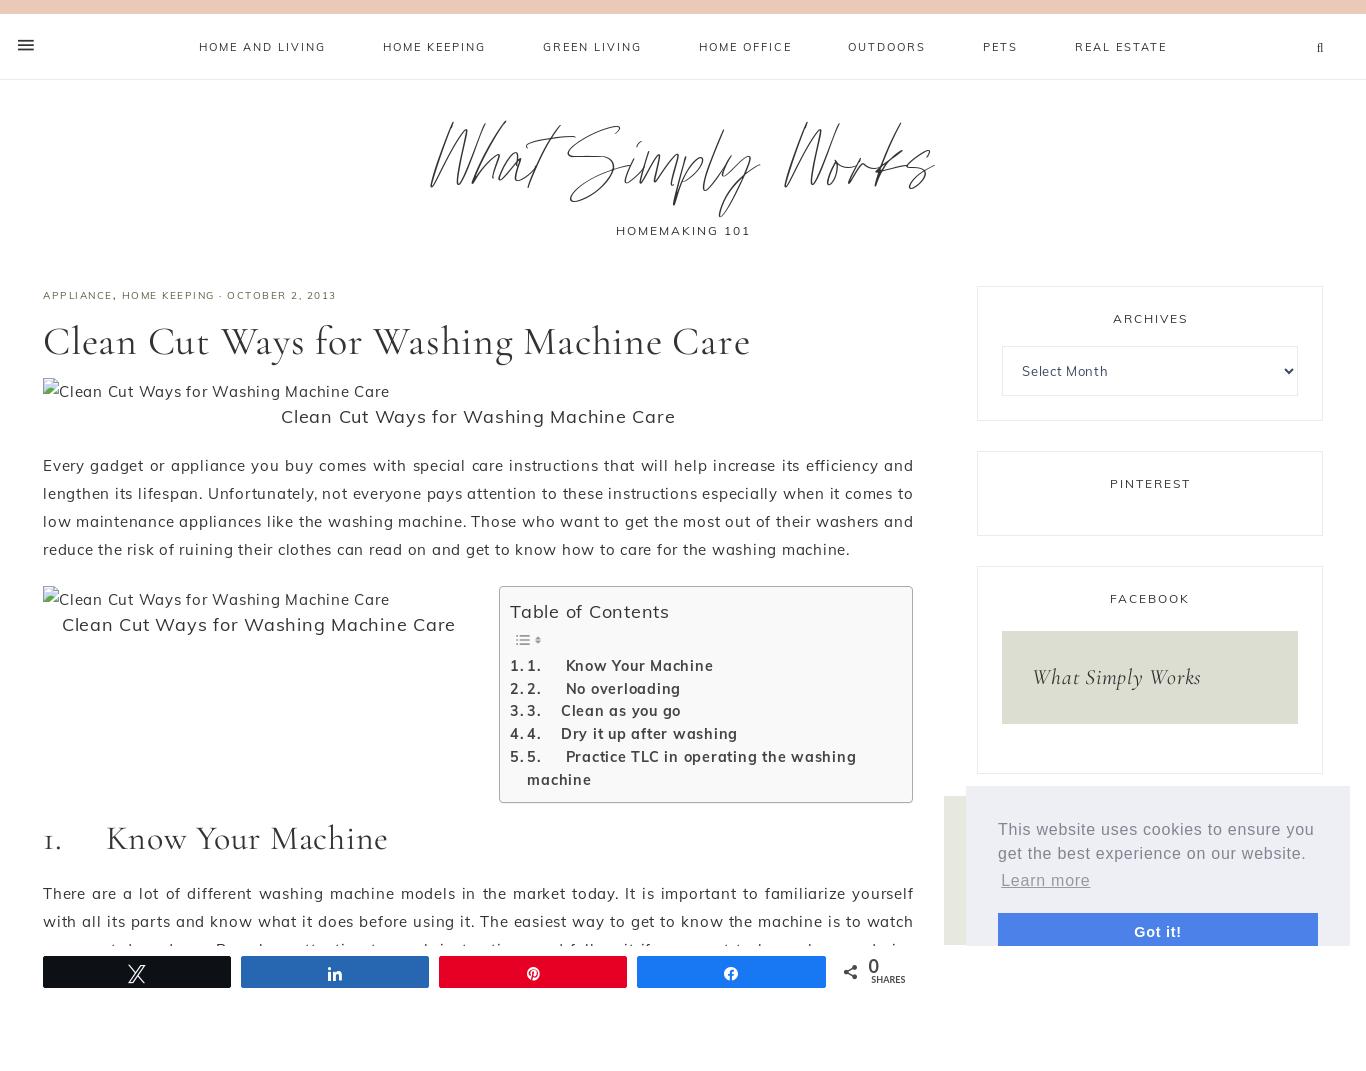  Describe the element at coordinates (1156, 840) in the screenshot. I see `'This website uses cookies to ensure you get the best experience on our website.'` at that location.